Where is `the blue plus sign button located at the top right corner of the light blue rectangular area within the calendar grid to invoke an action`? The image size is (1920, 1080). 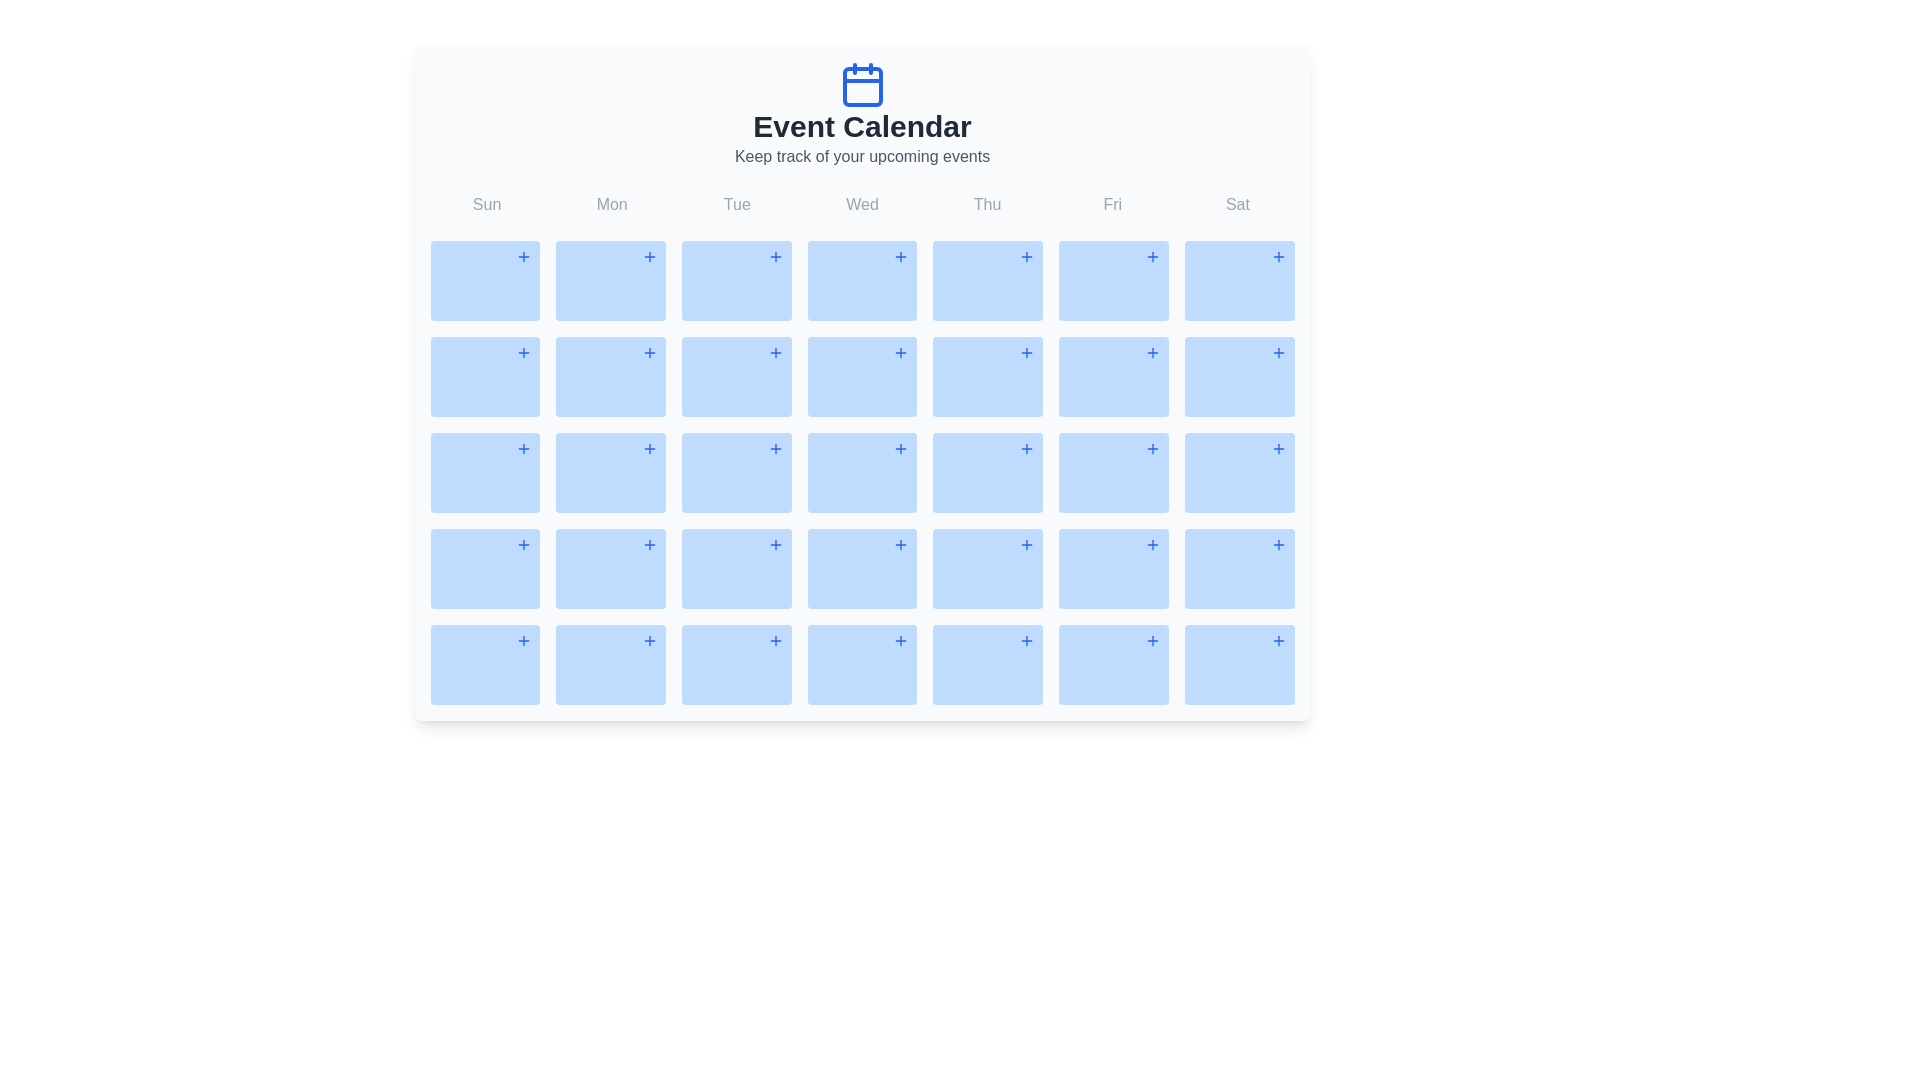
the blue plus sign button located at the top right corner of the light blue rectangular area within the calendar grid to invoke an action is located at coordinates (649, 447).